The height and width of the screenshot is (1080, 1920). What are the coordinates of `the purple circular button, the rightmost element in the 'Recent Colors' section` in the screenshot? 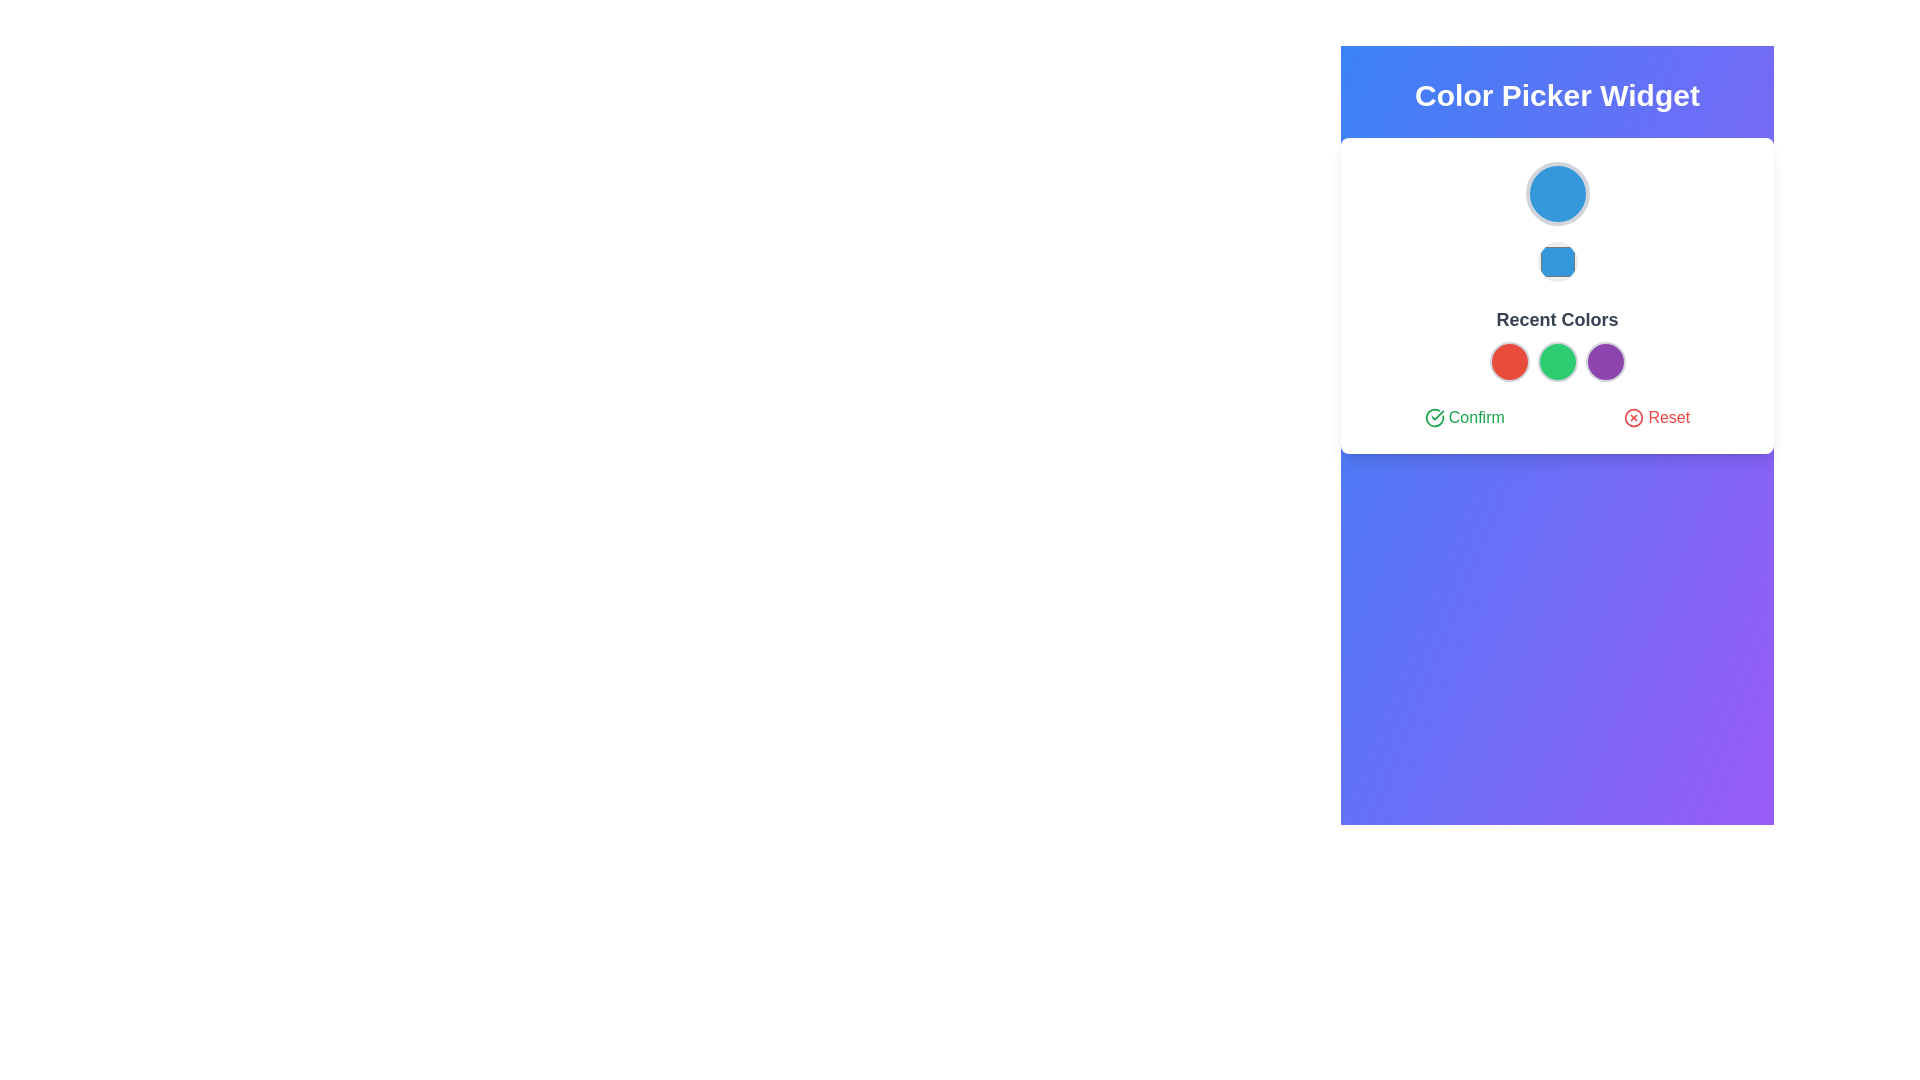 It's located at (1605, 362).